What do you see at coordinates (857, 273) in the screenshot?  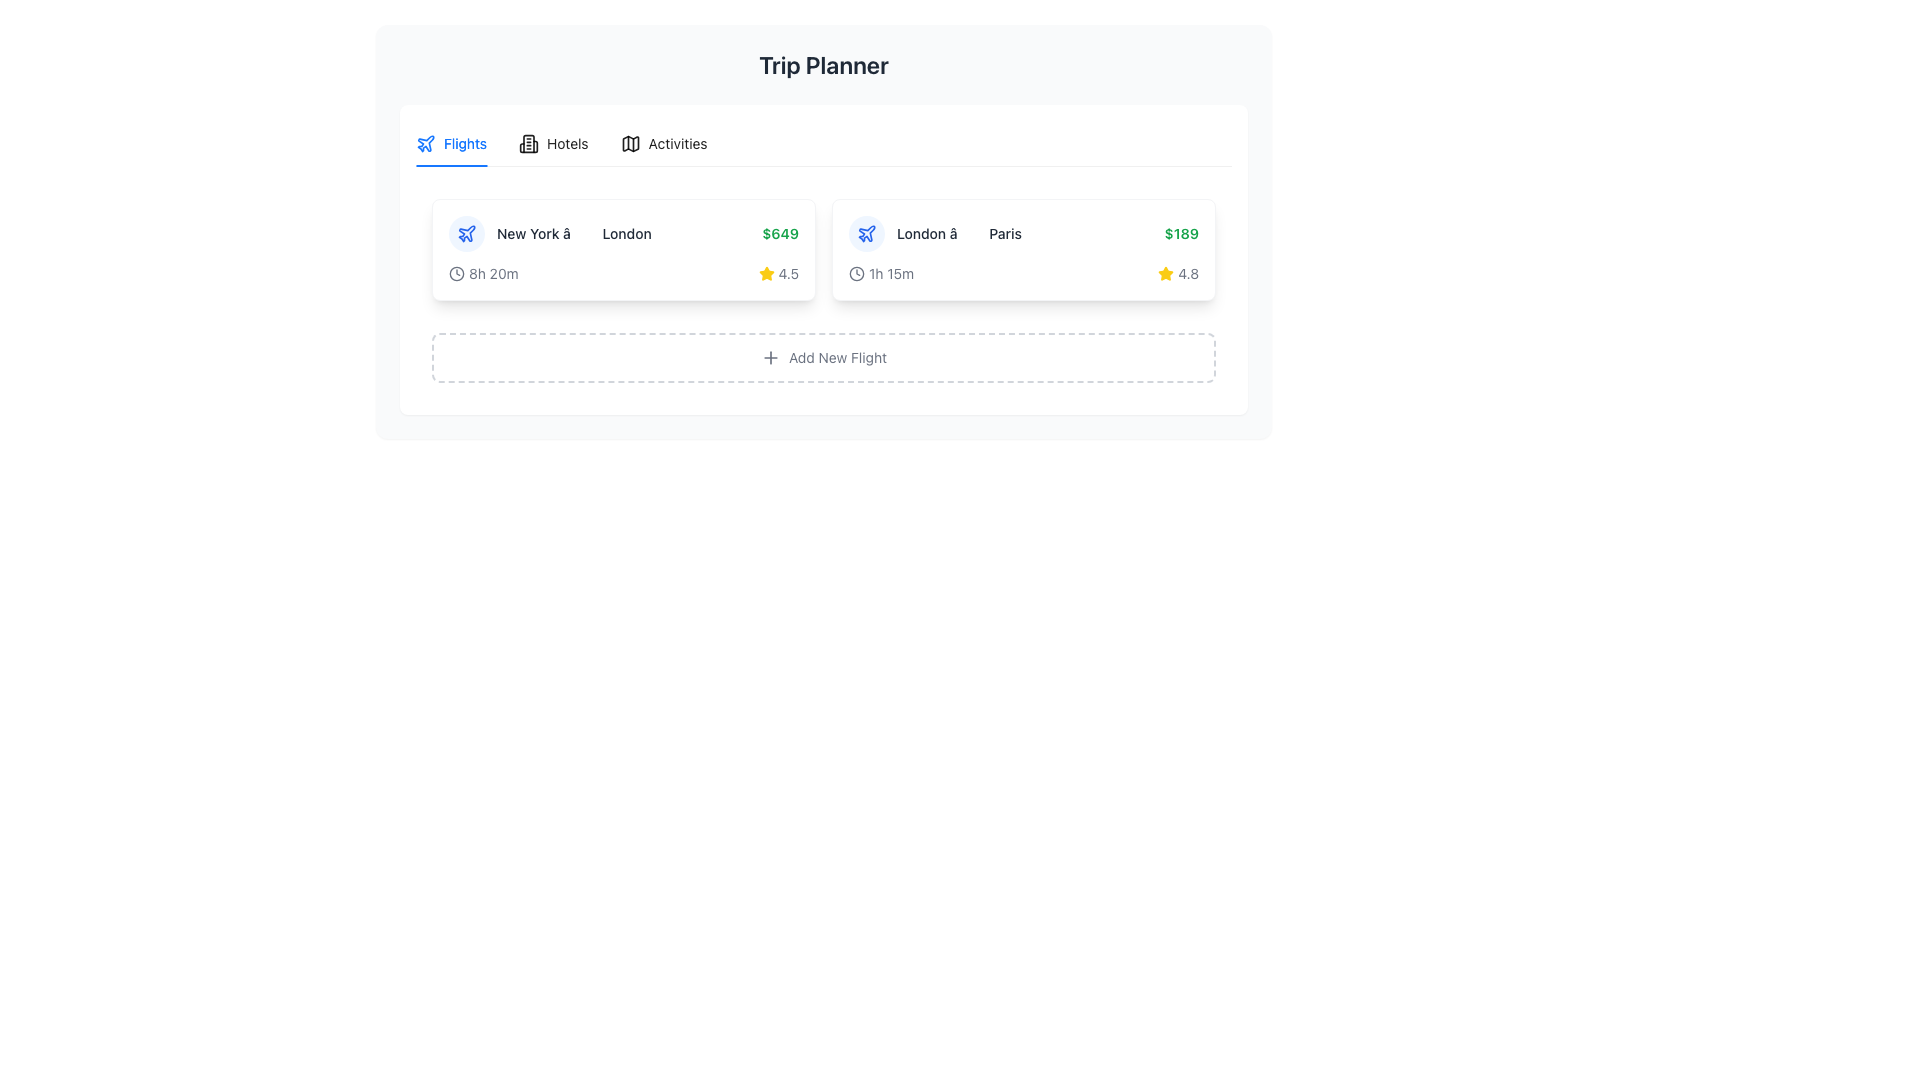 I see `the SVG circle shape that forms the outer circle of the clock icon, located in the lower-left section of the flight card between 'London' and 'Paris'` at bounding box center [857, 273].